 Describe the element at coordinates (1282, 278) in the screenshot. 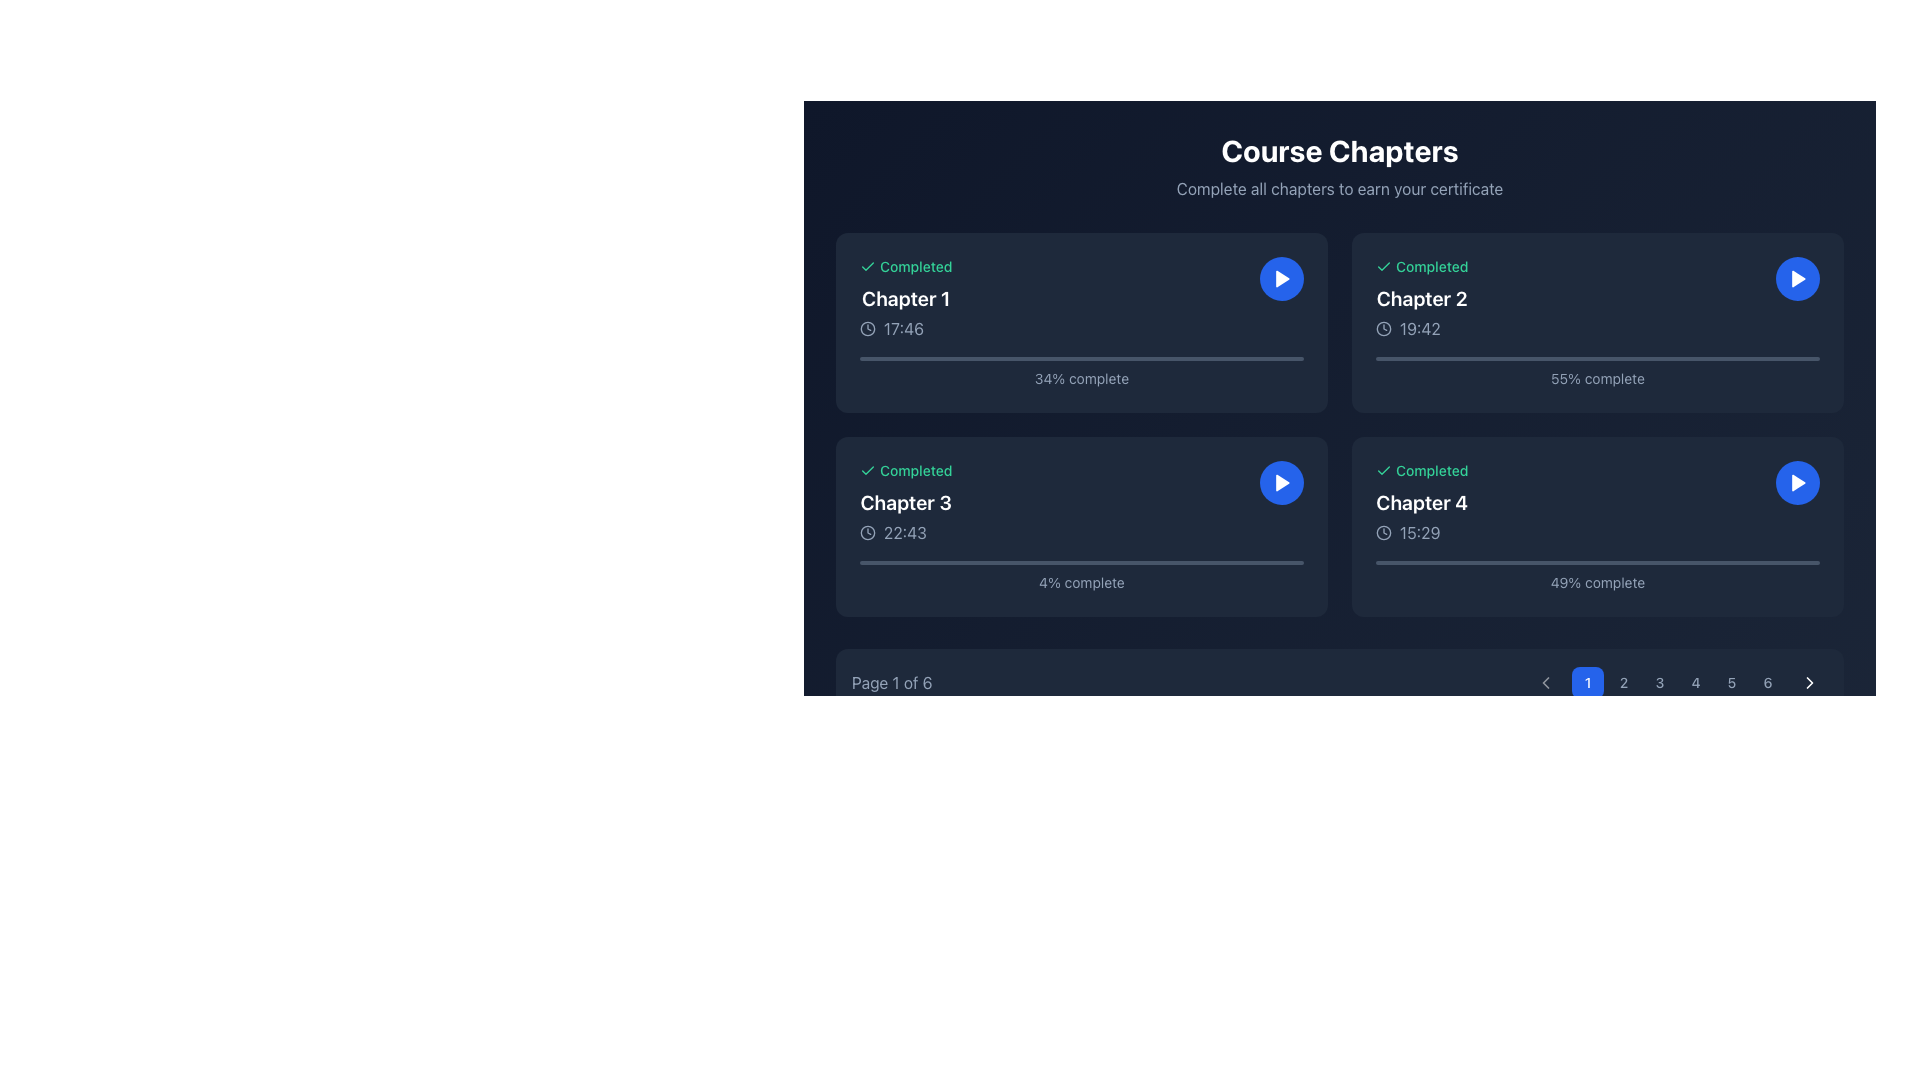

I see `the Play icon button located in the first chapter card at the top-left corner of the list` at that location.